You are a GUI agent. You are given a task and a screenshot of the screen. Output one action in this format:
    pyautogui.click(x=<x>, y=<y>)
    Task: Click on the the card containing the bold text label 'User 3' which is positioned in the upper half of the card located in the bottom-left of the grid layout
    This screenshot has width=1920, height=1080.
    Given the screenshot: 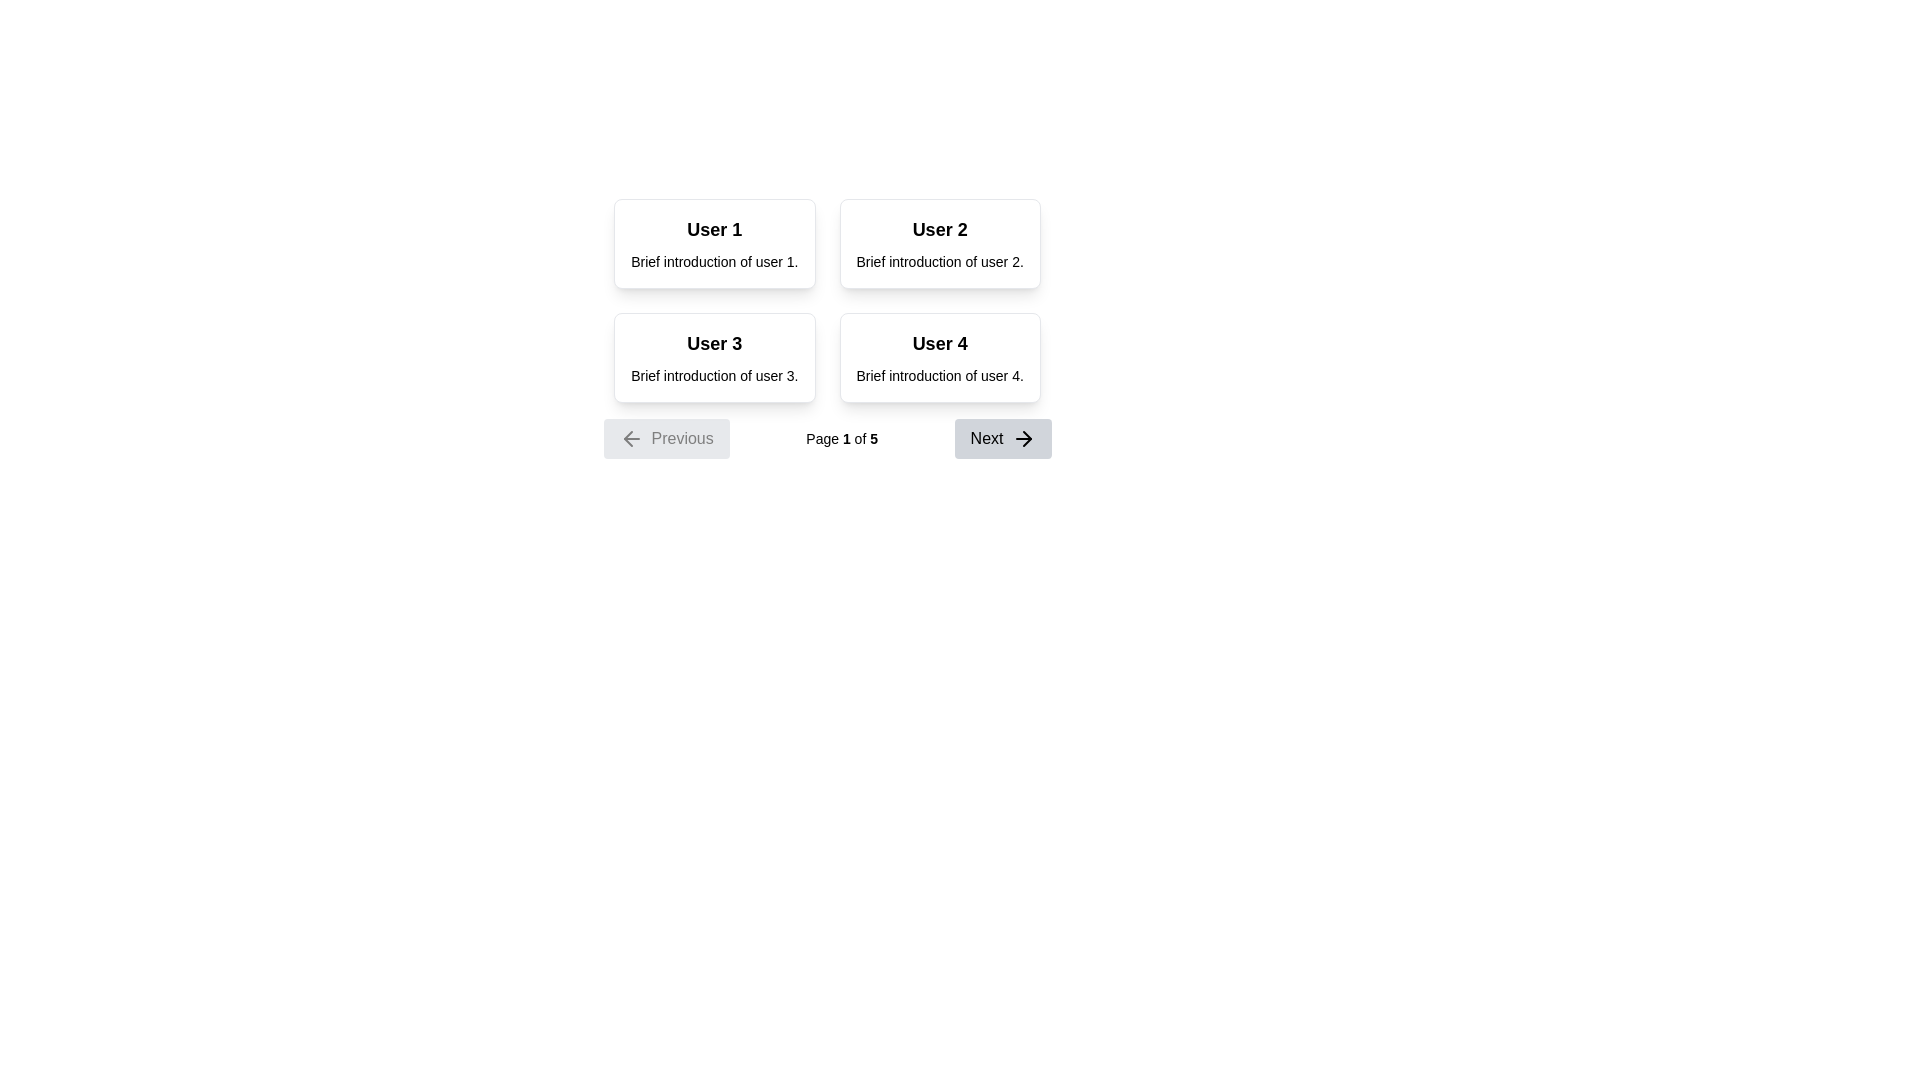 What is the action you would take?
    pyautogui.click(x=714, y=342)
    